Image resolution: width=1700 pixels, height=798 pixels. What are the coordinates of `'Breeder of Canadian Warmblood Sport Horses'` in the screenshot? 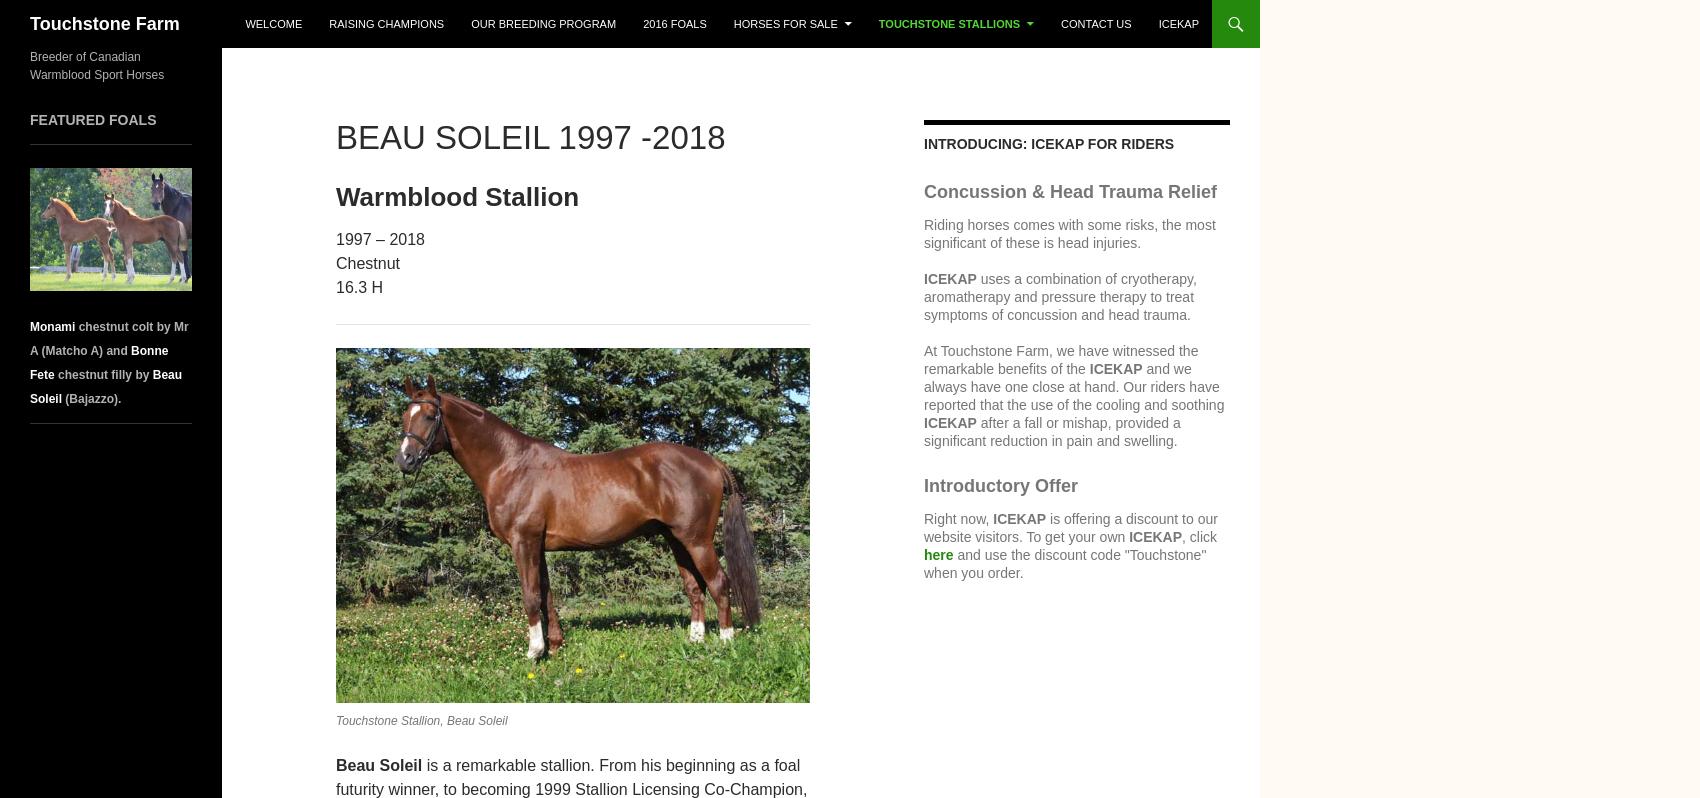 It's located at (97, 64).